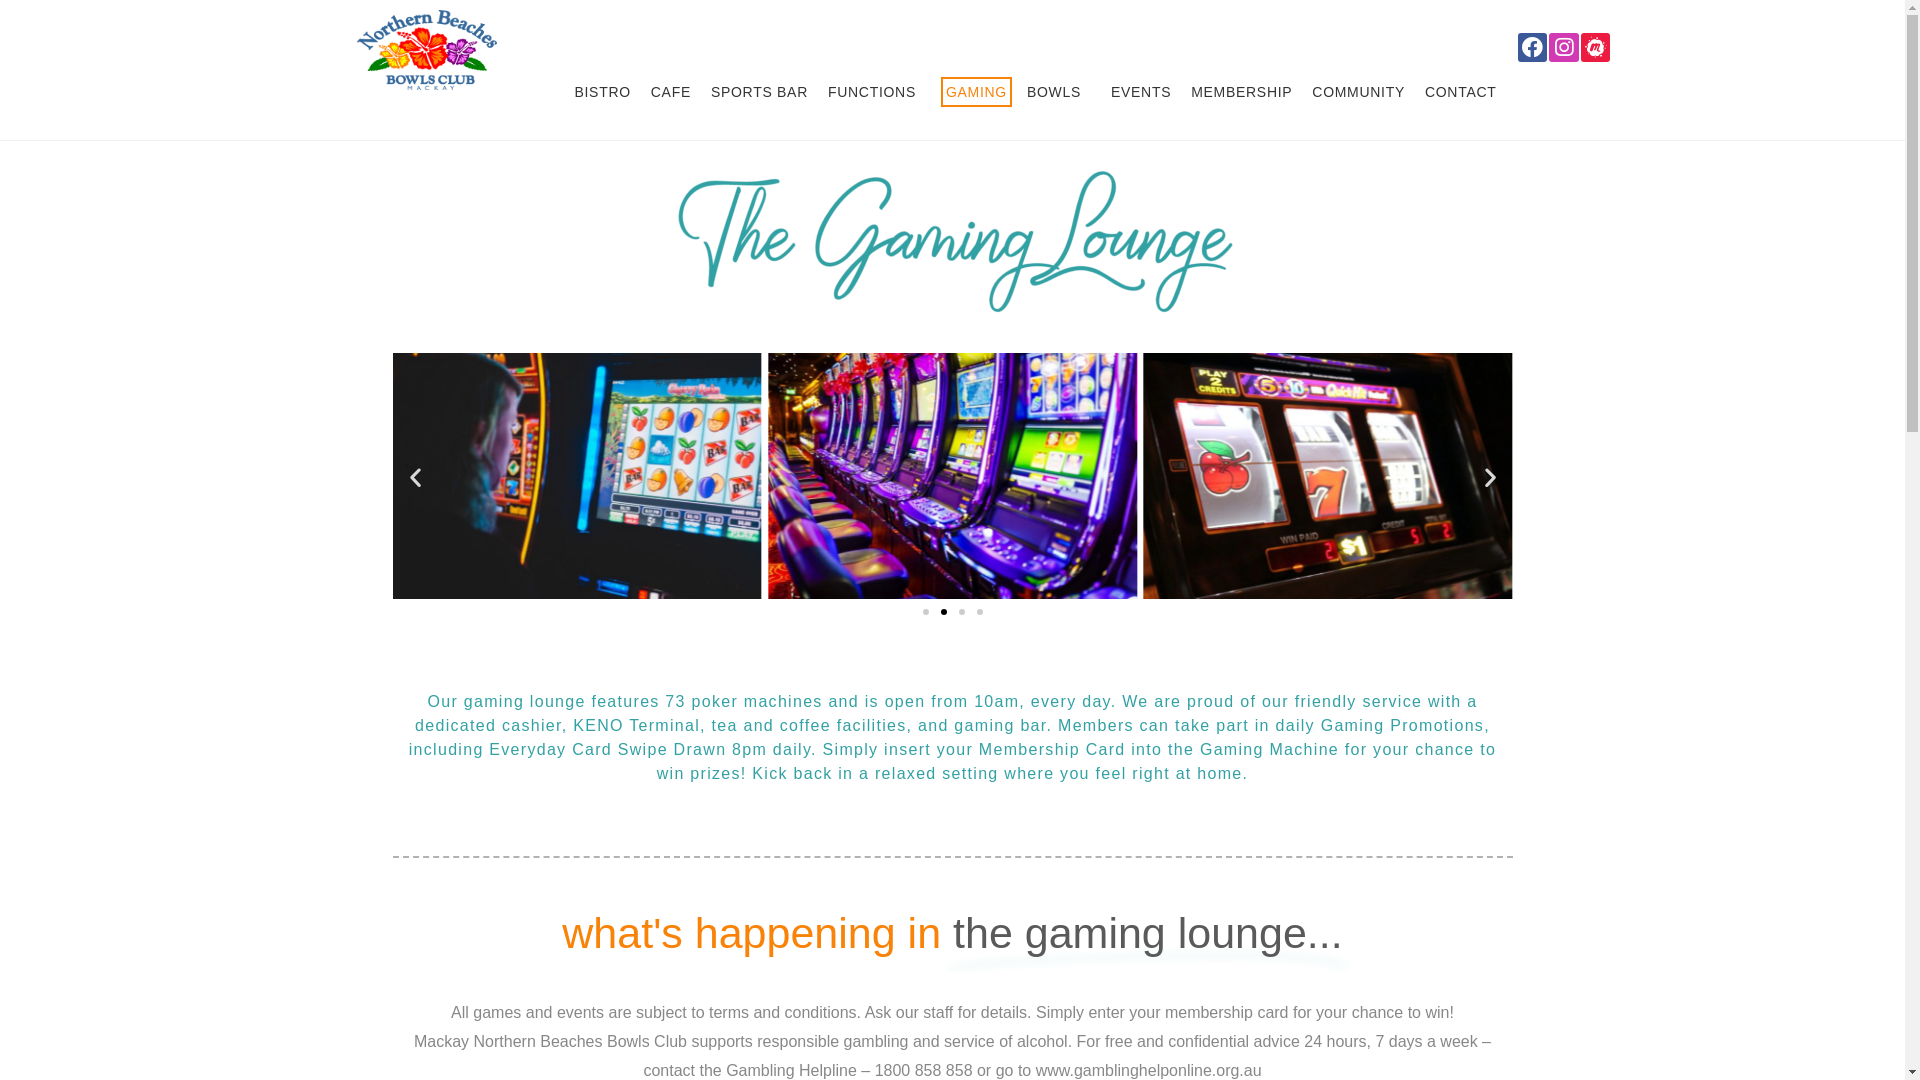 The image size is (1920, 1080). What do you see at coordinates (1240, 92) in the screenshot?
I see `'MEMBERSHIP'` at bounding box center [1240, 92].